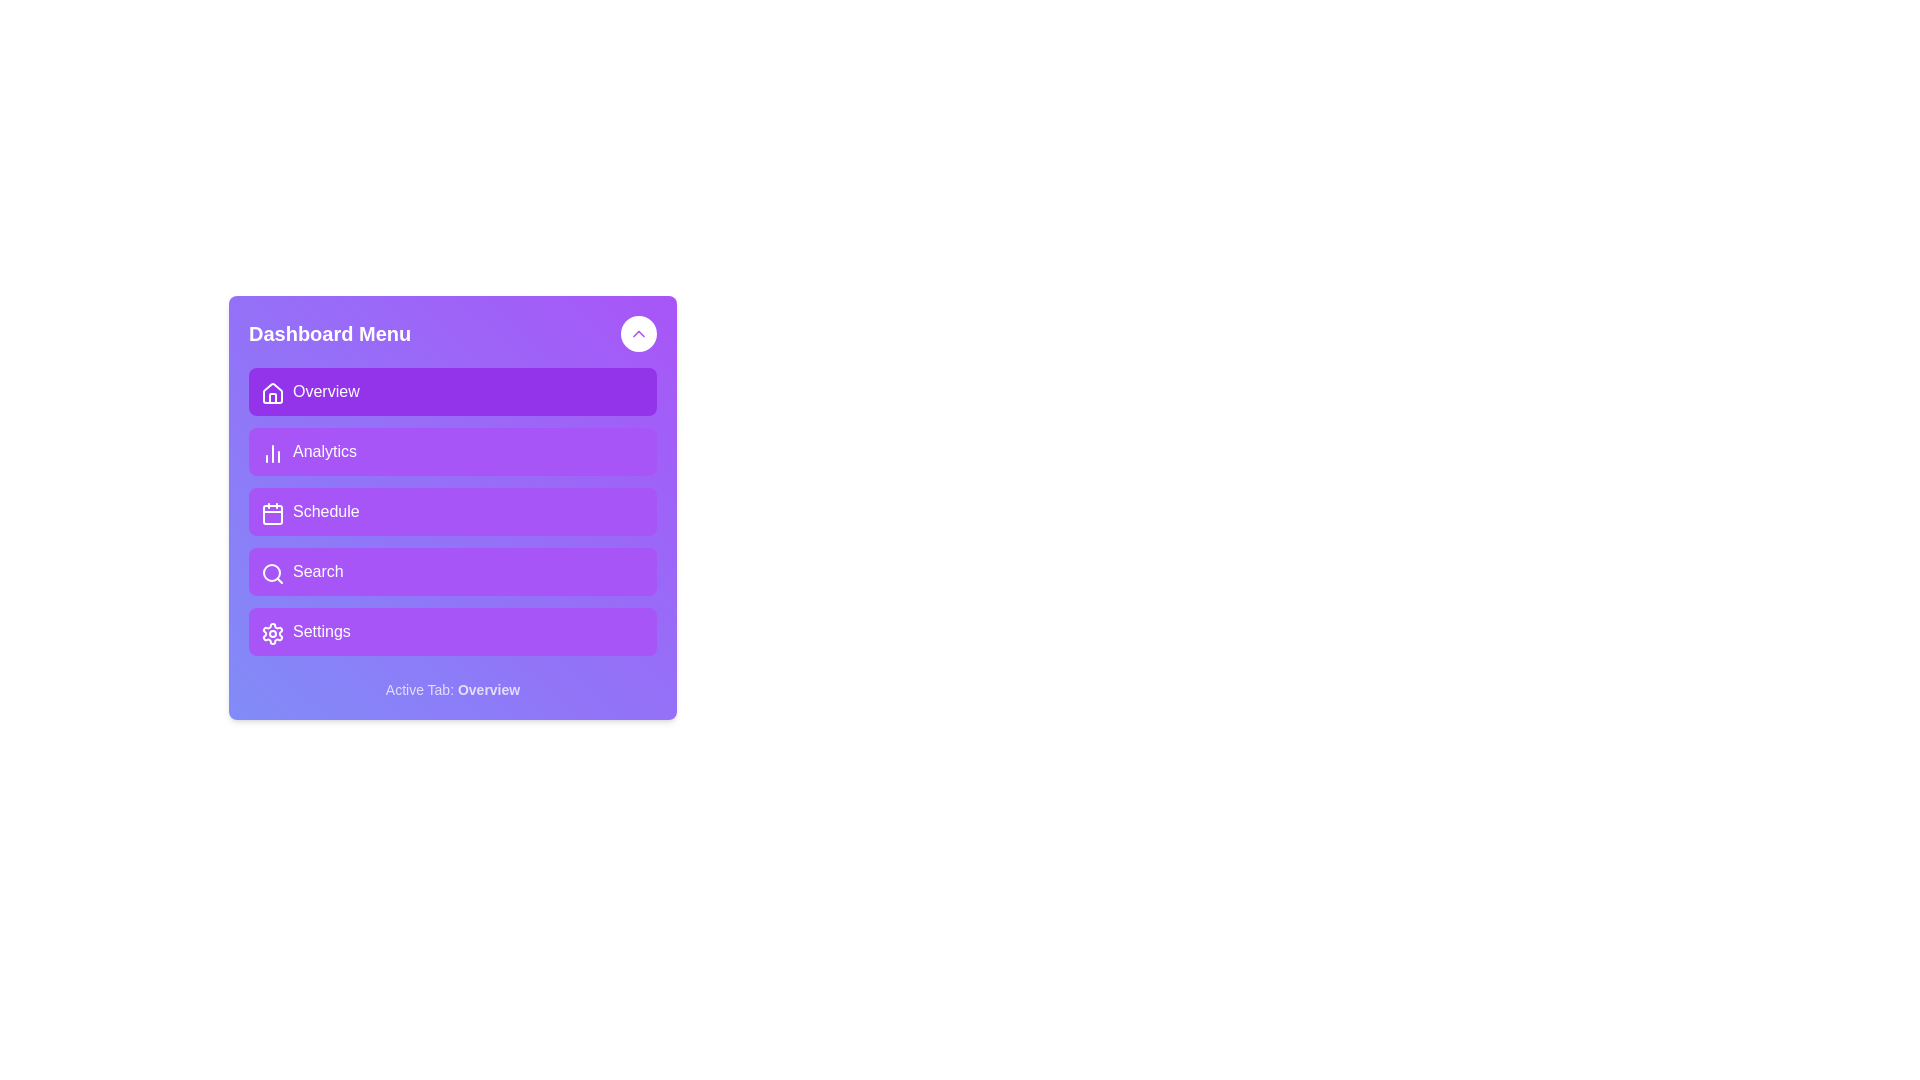 Image resolution: width=1920 pixels, height=1080 pixels. What do you see at coordinates (272, 633) in the screenshot?
I see `the gear icon in the settings button located at the bottom of the Dashboard Menu` at bounding box center [272, 633].